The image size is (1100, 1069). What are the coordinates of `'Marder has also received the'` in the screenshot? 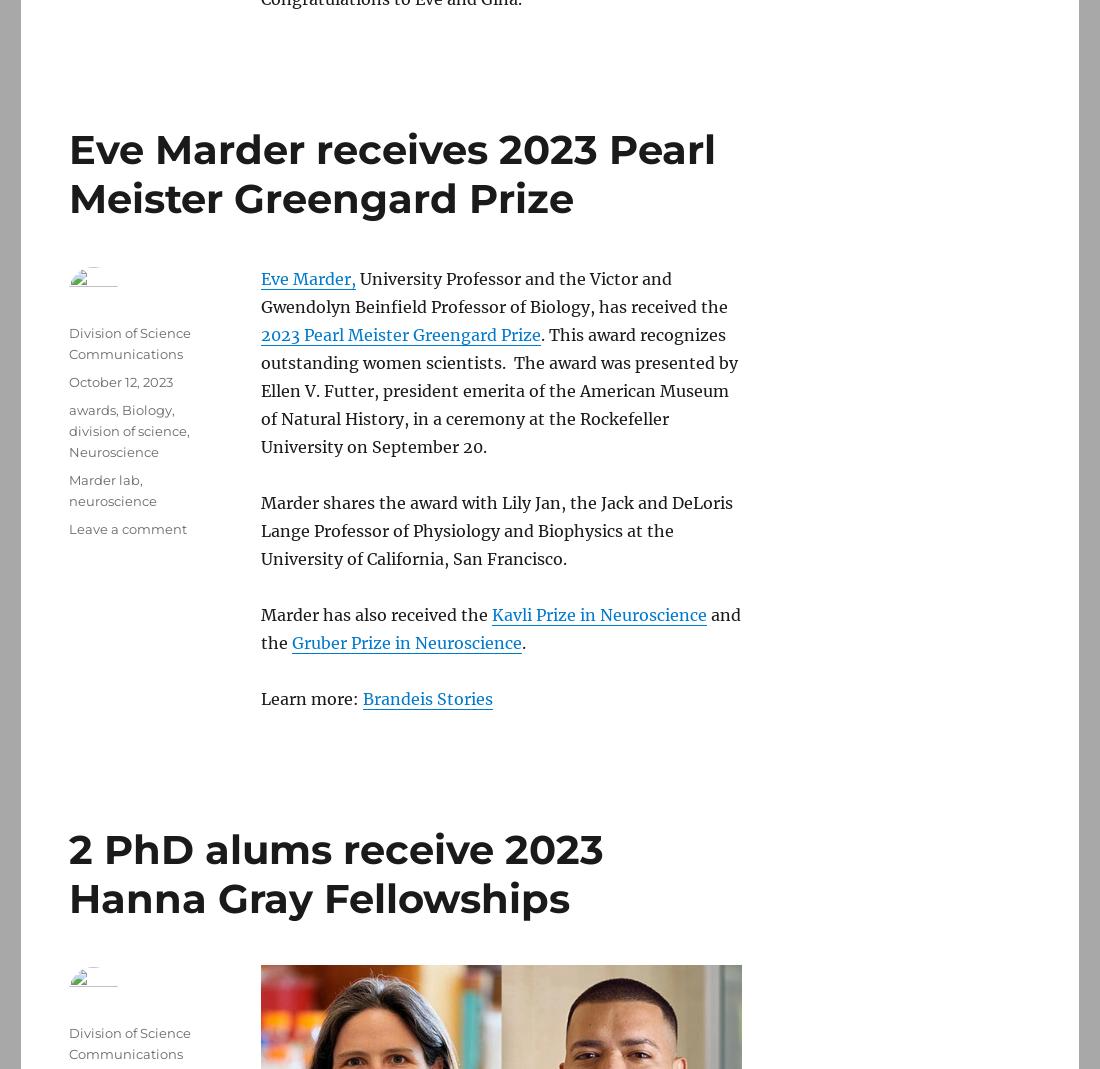 It's located at (376, 614).